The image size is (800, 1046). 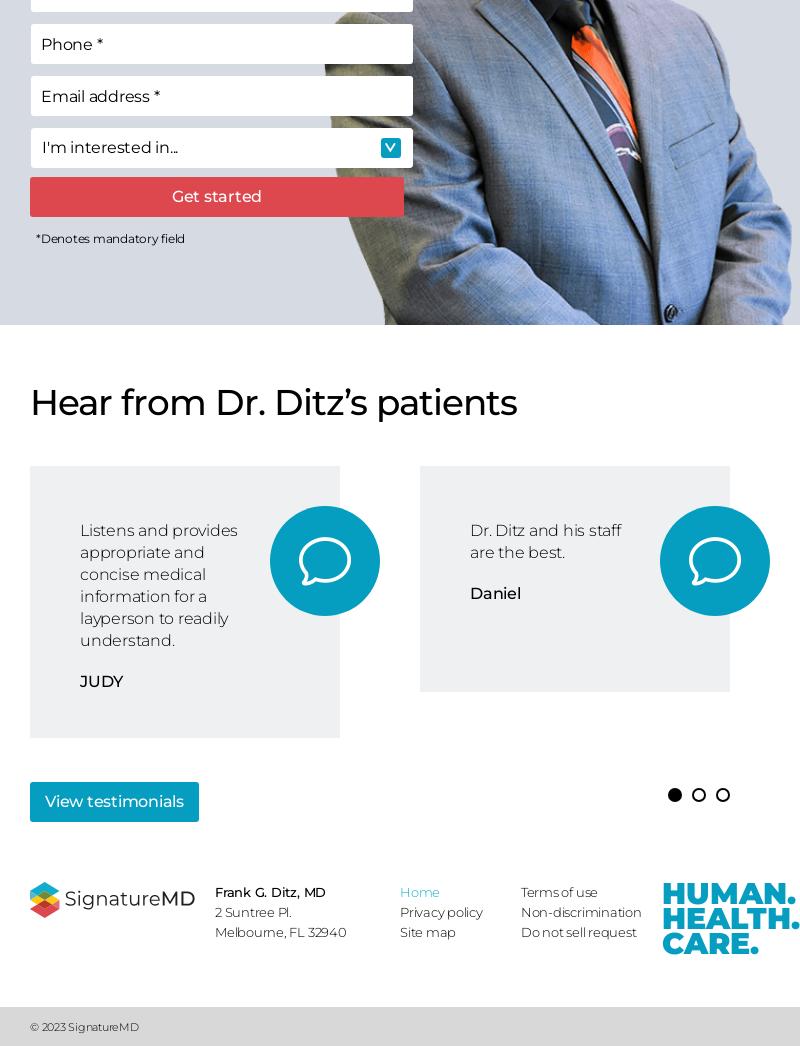 What do you see at coordinates (579, 912) in the screenshot?
I see `'Non-discrimination'` at bounding box center [579, 912].